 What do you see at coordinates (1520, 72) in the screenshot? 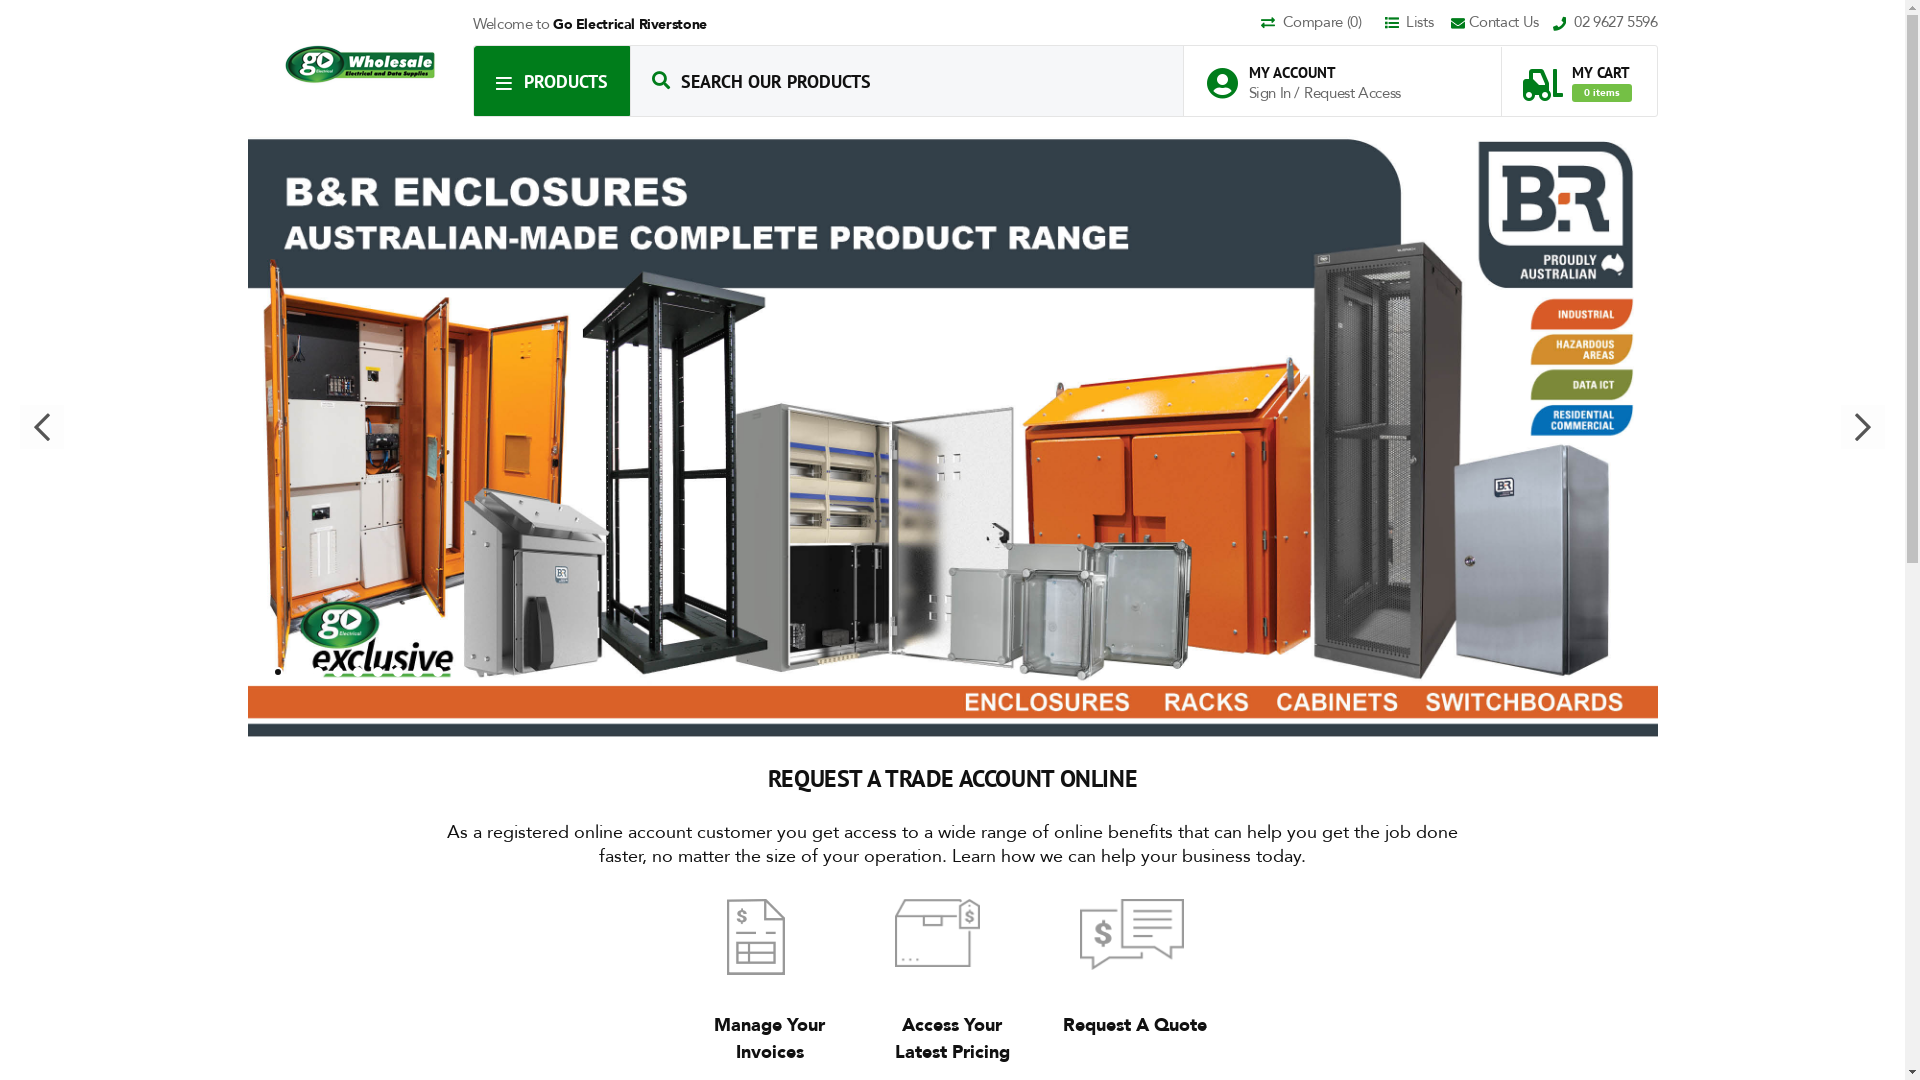
I see `'MY CART` at bounding box center [1520, 72].